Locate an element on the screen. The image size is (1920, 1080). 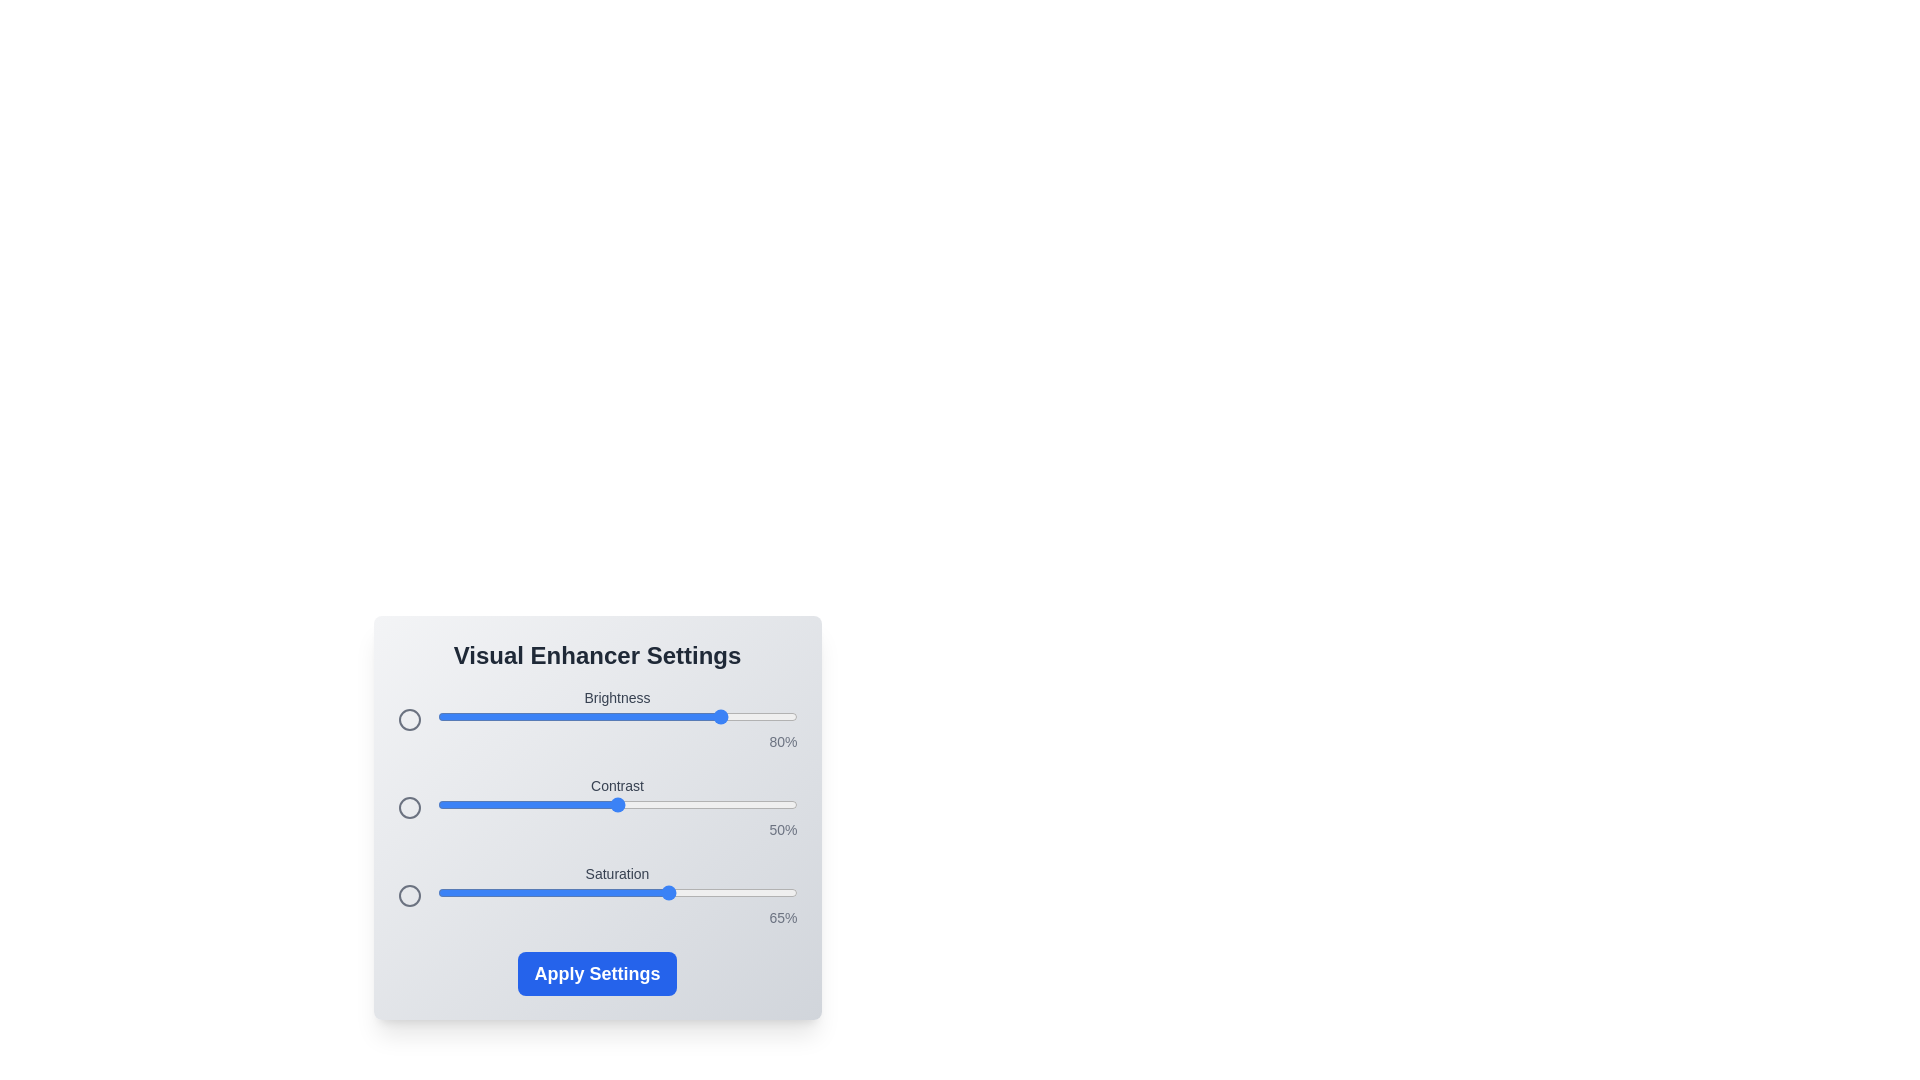
the 1 slider to 66% is located at coordinates (675, 804).